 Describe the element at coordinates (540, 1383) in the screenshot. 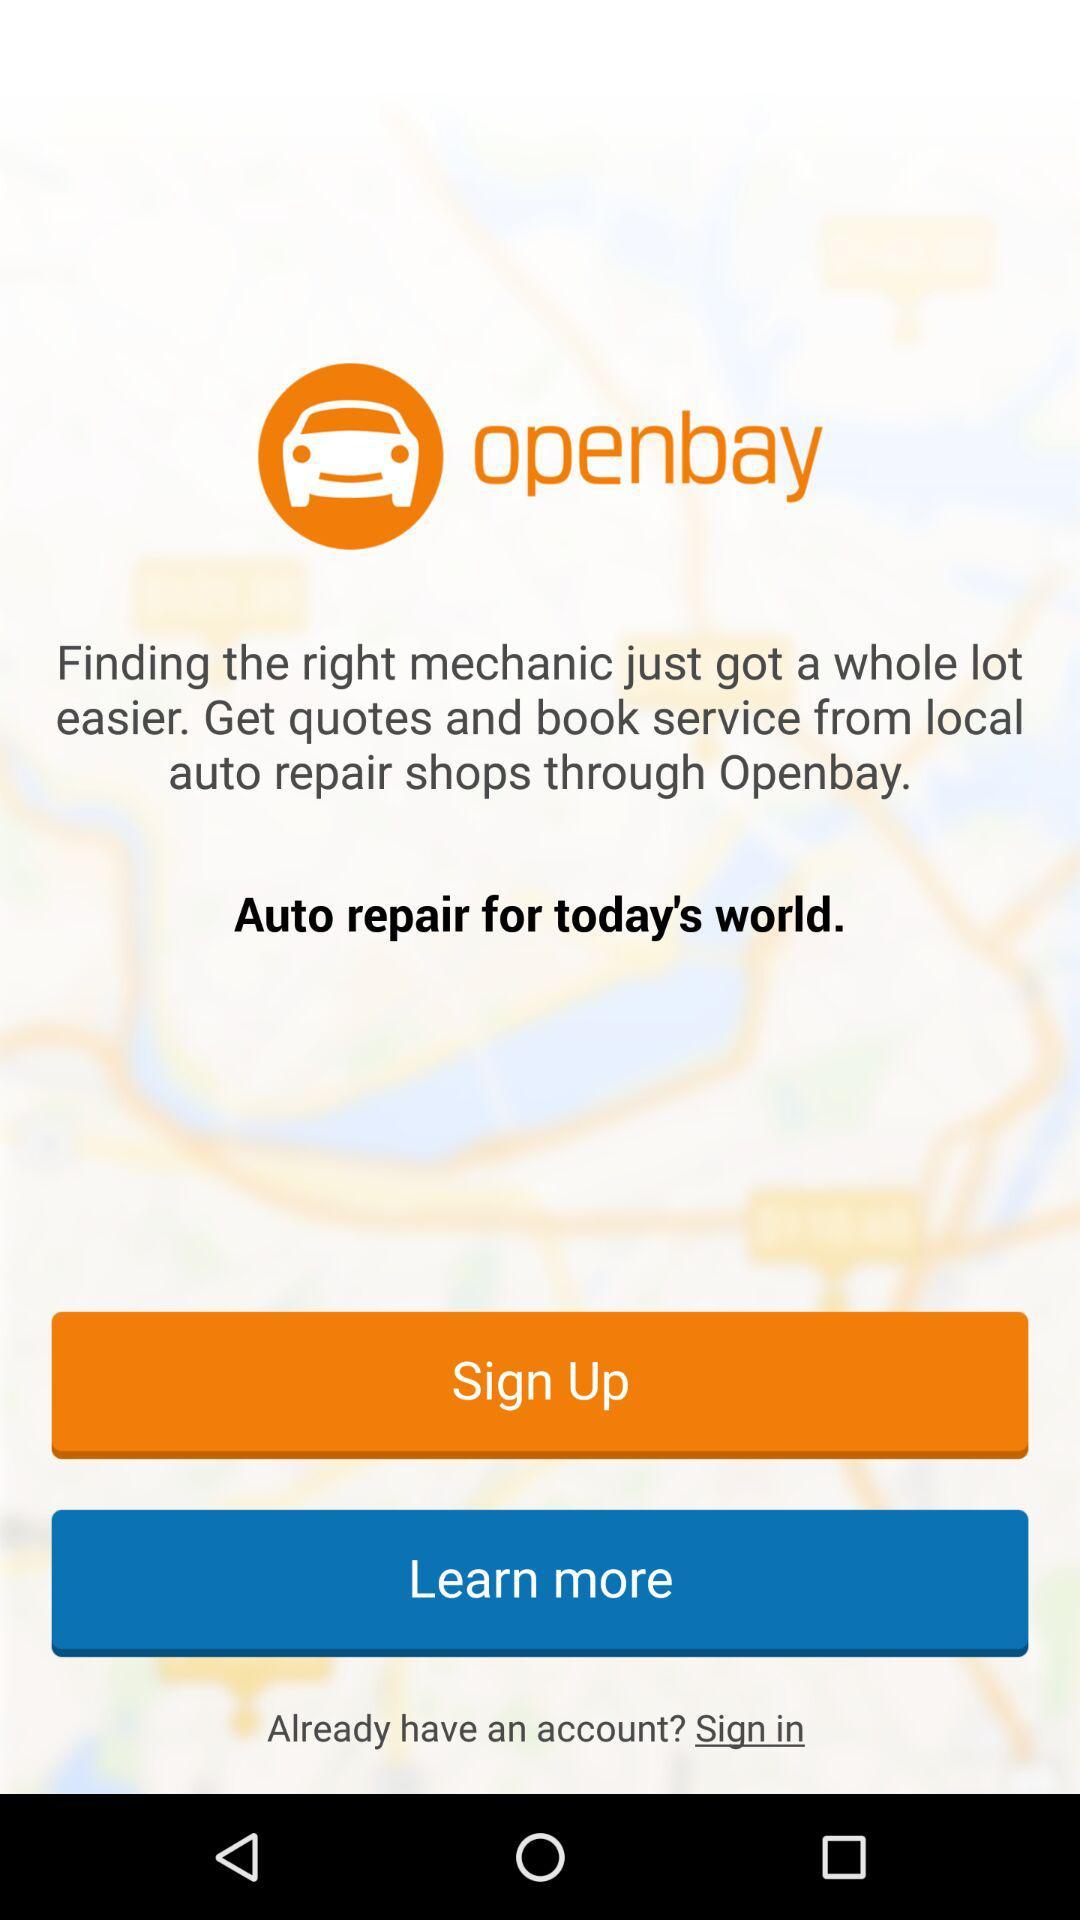

I see `item below auto repair for item` at that location.